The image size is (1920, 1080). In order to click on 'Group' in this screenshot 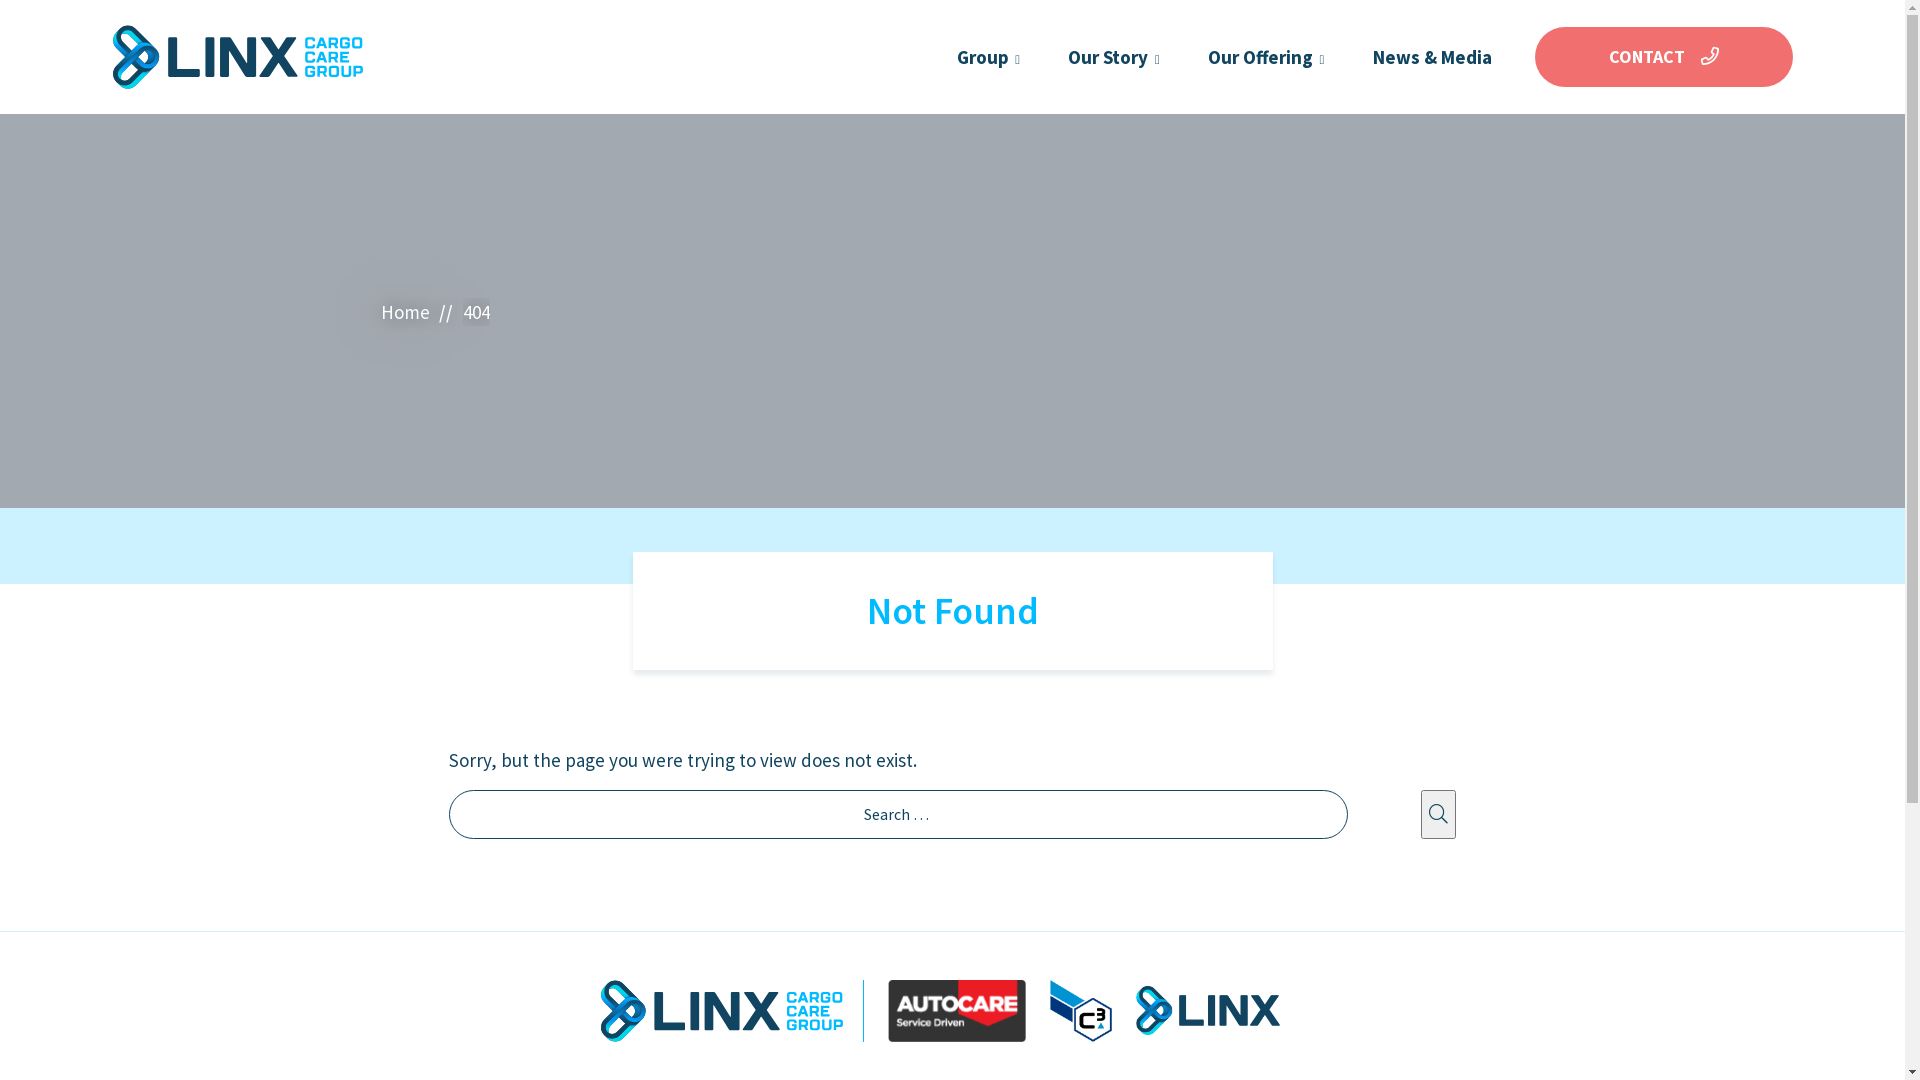, I will do `click(985, 56)`.